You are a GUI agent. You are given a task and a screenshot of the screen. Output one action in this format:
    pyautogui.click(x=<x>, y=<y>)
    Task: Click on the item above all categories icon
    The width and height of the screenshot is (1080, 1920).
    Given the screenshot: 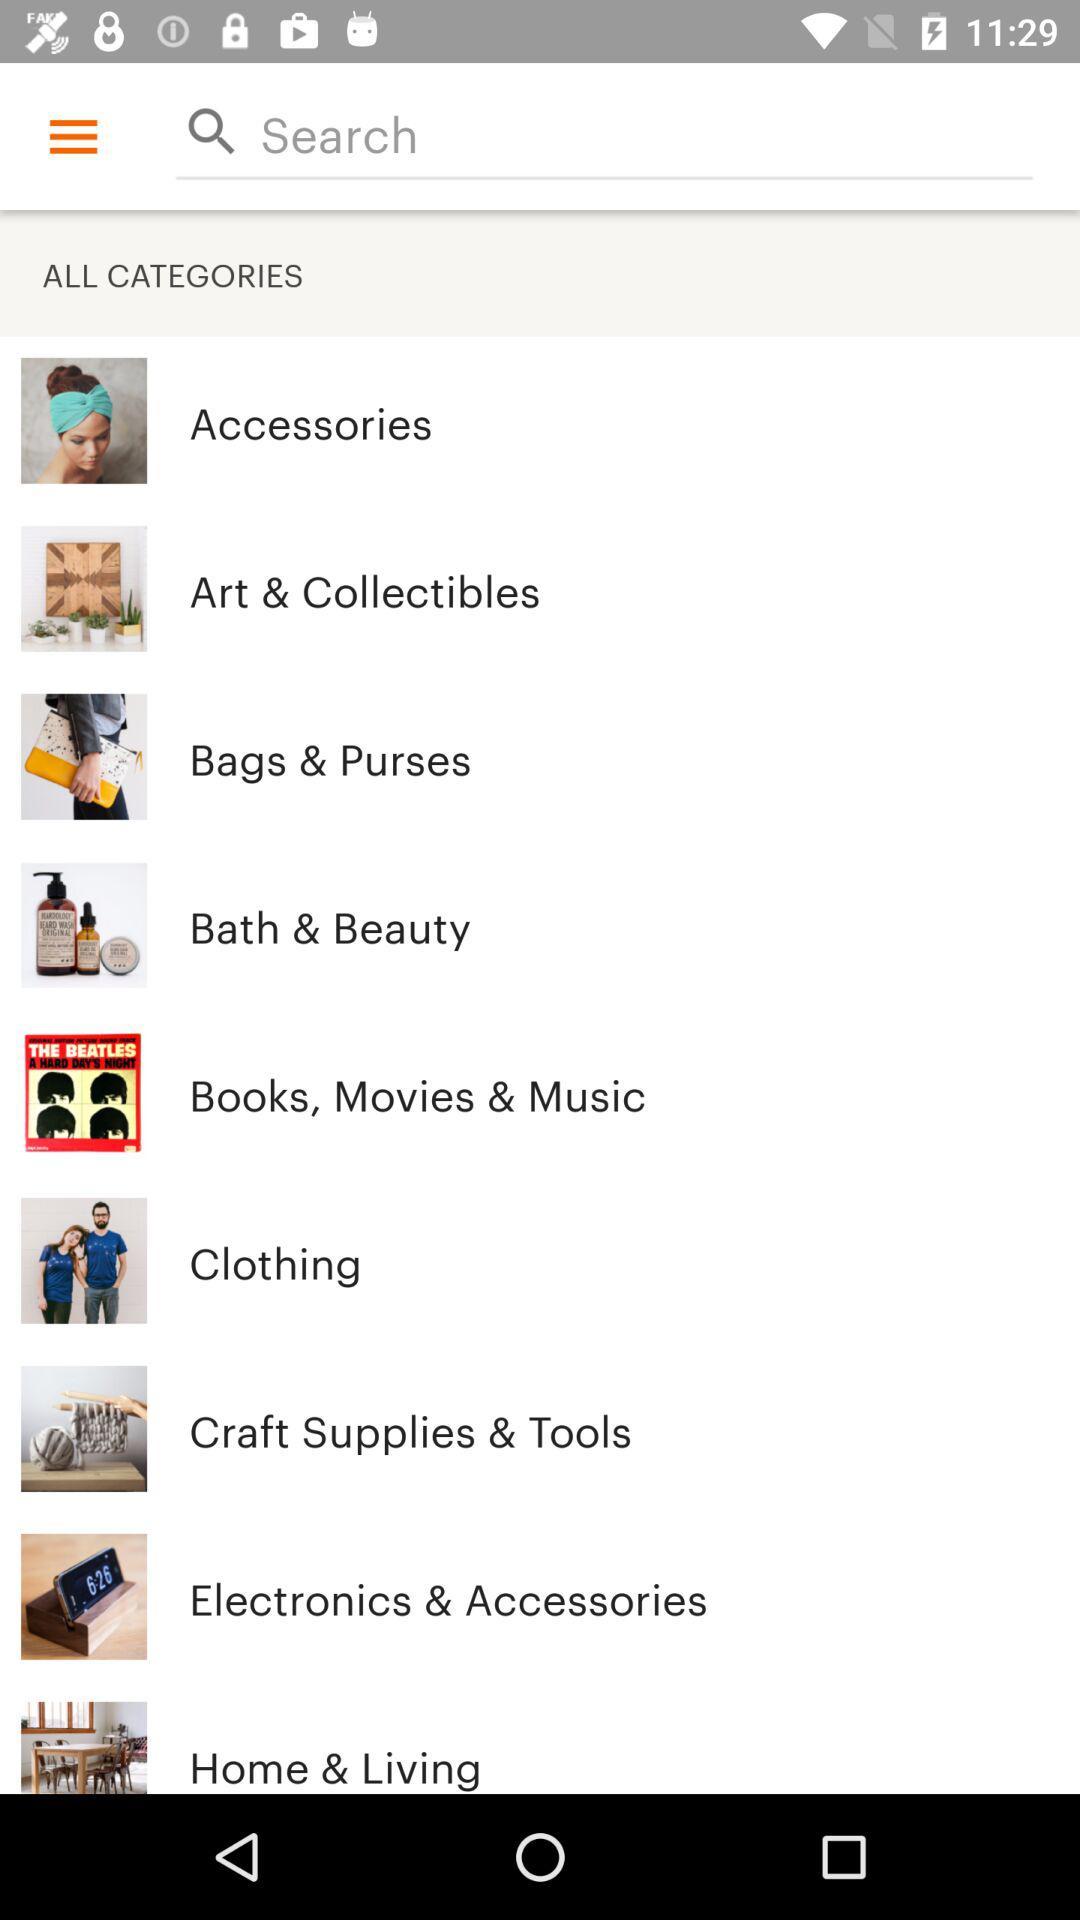 What is the action you would take?
    pyautogui.click(x=646, y=130)
    